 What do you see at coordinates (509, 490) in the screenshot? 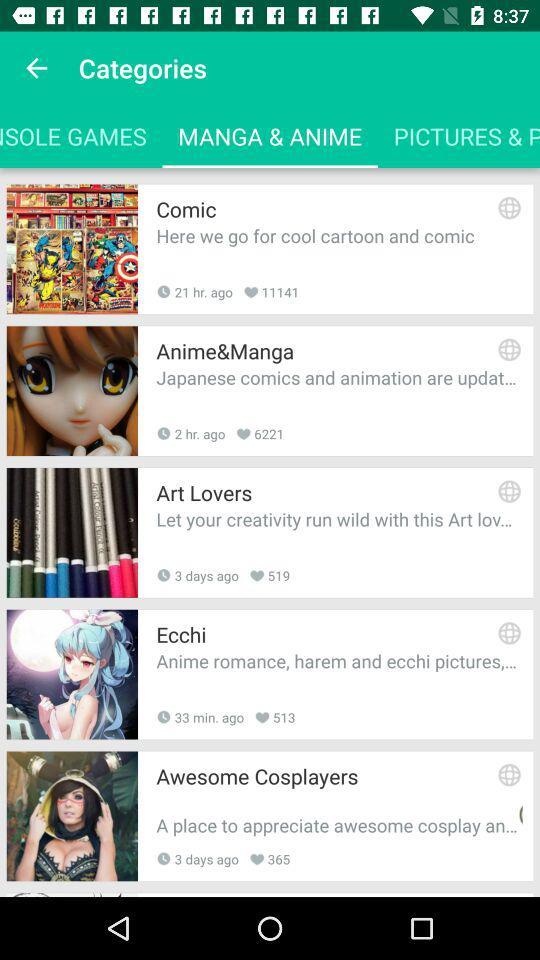
I see `the button beside art lovers` at bounding box center [509, 490].